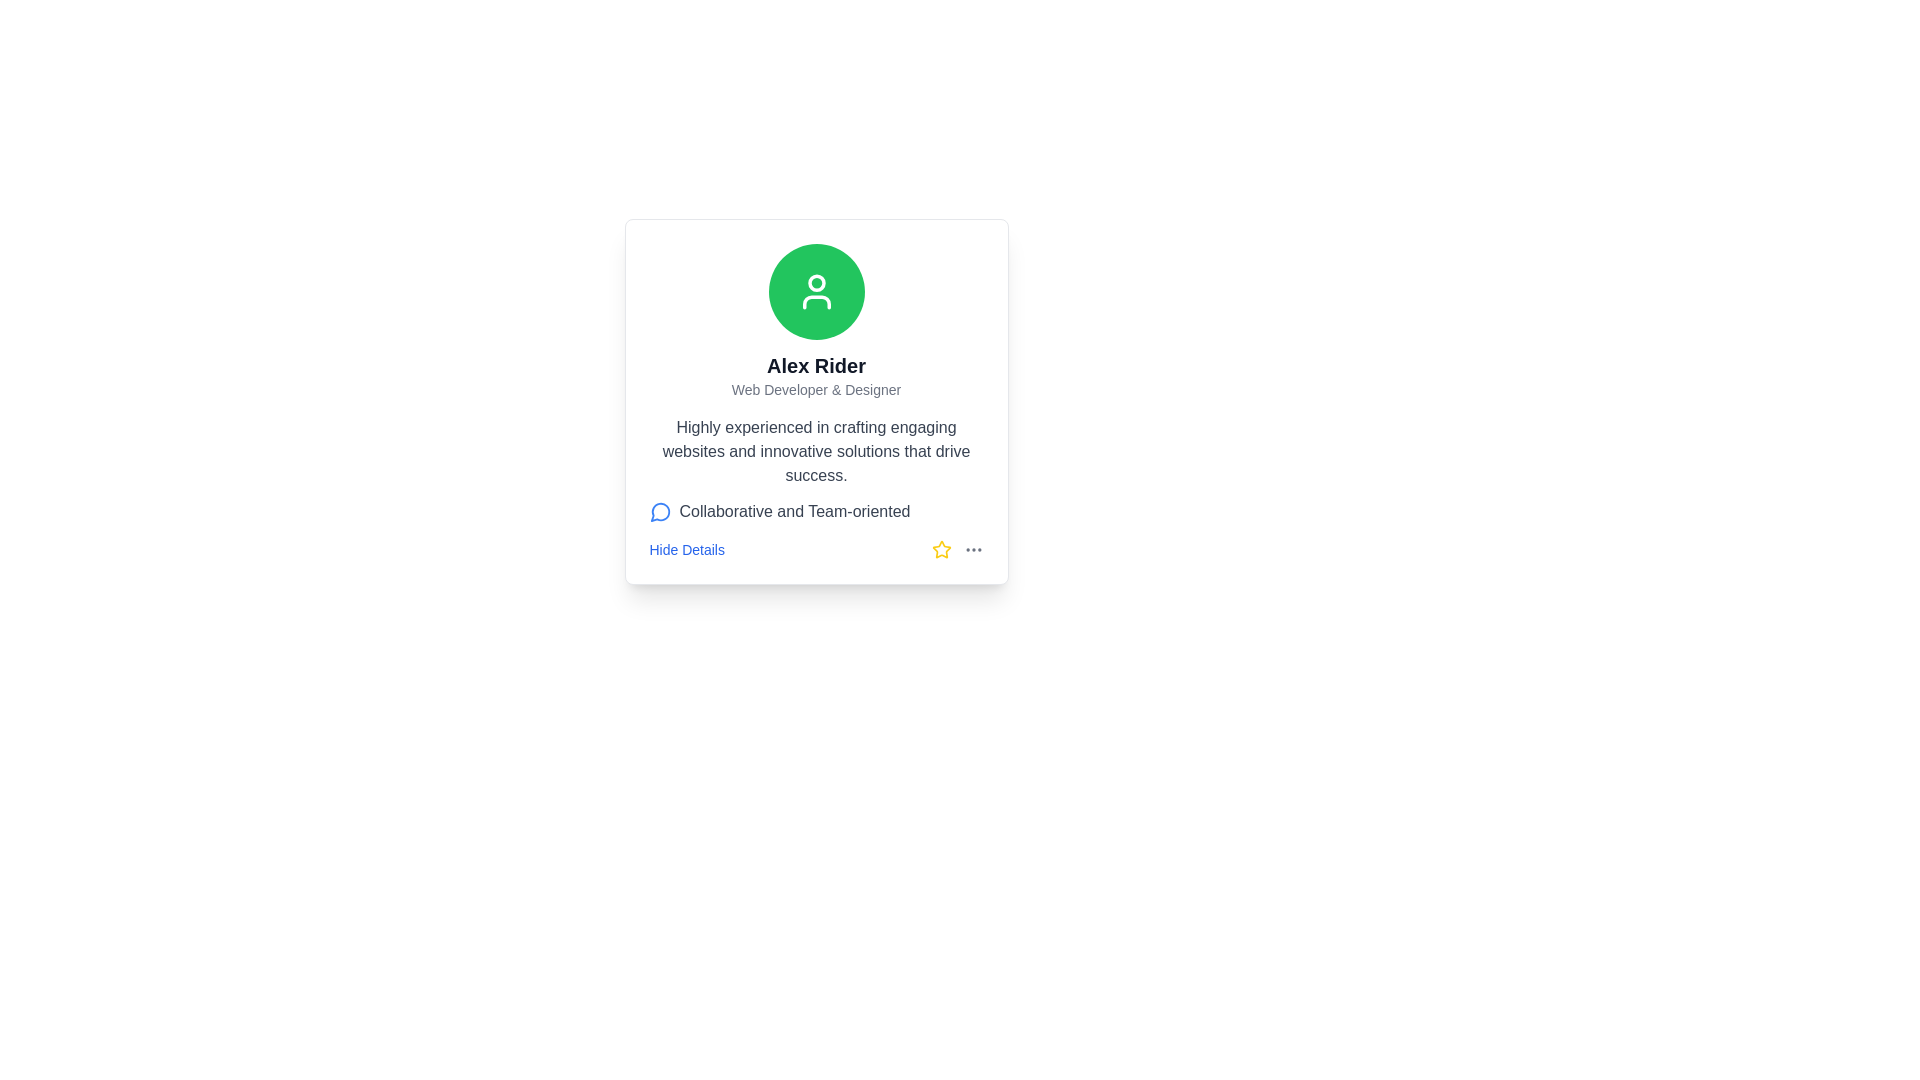 The image size is (1920, 1080). Describe the element at coordinates (816, 292) in the screenshot. I see `the user profile icon, which is a white icon on a bright green circular background located at the top-center of the profile information card` at that location.